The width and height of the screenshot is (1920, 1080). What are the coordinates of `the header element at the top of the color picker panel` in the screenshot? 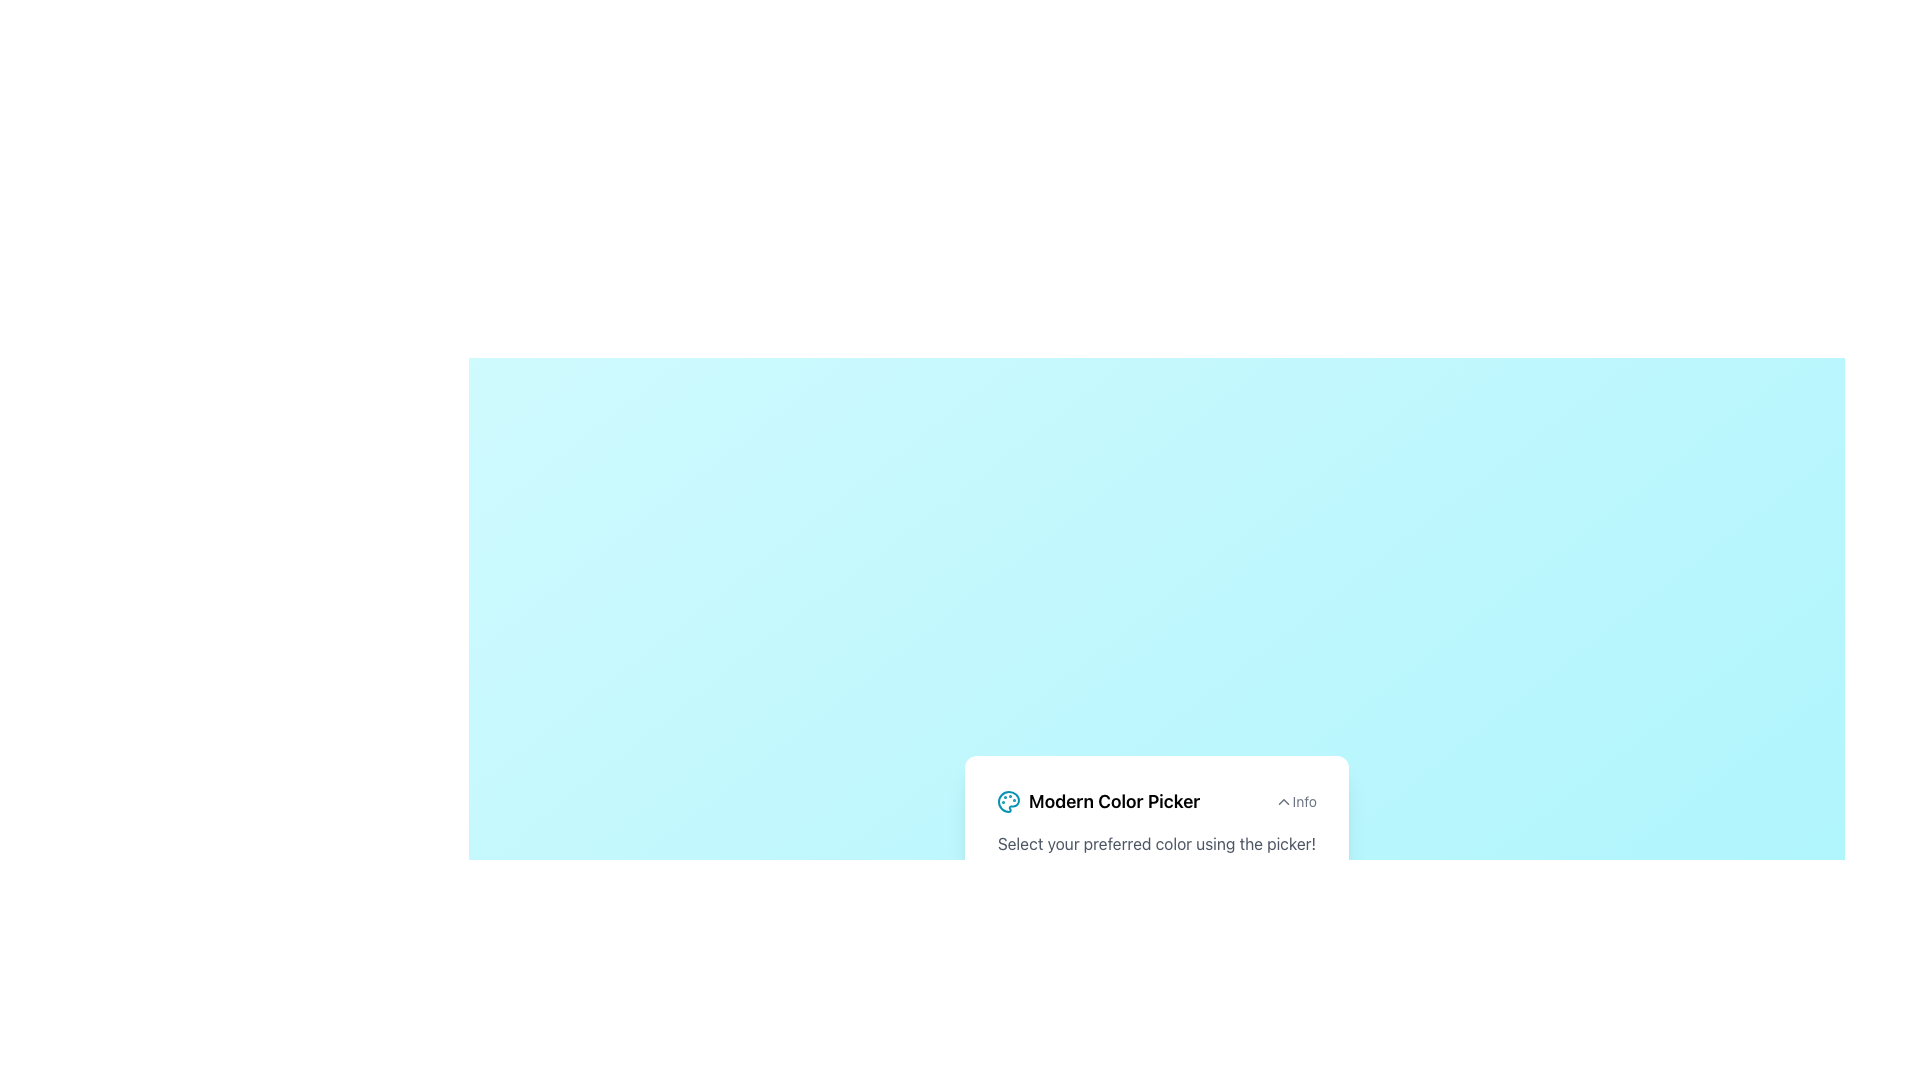 It's located at (1156, 800).